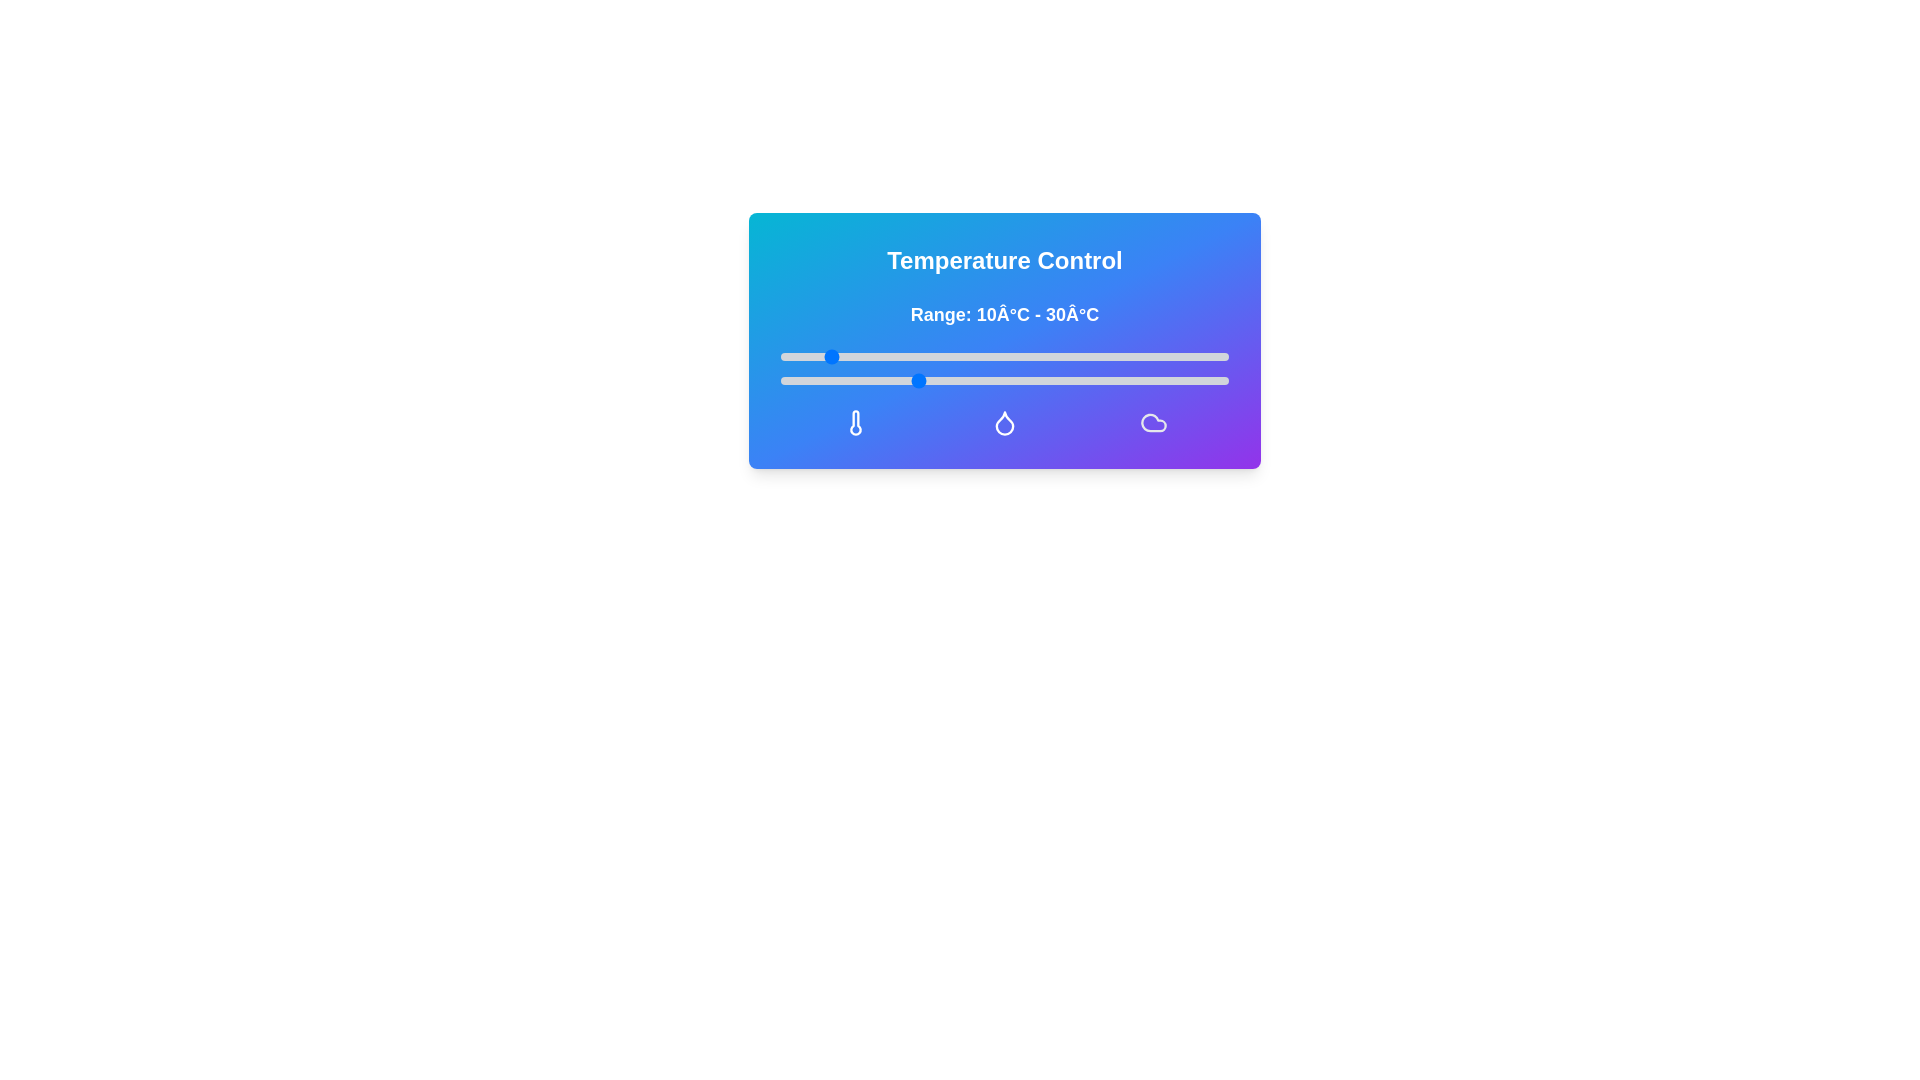 The image size is (1920, 1080). Describe the element at coordinates (891, 356) in the screenshot. I see `the temperature` at that location.